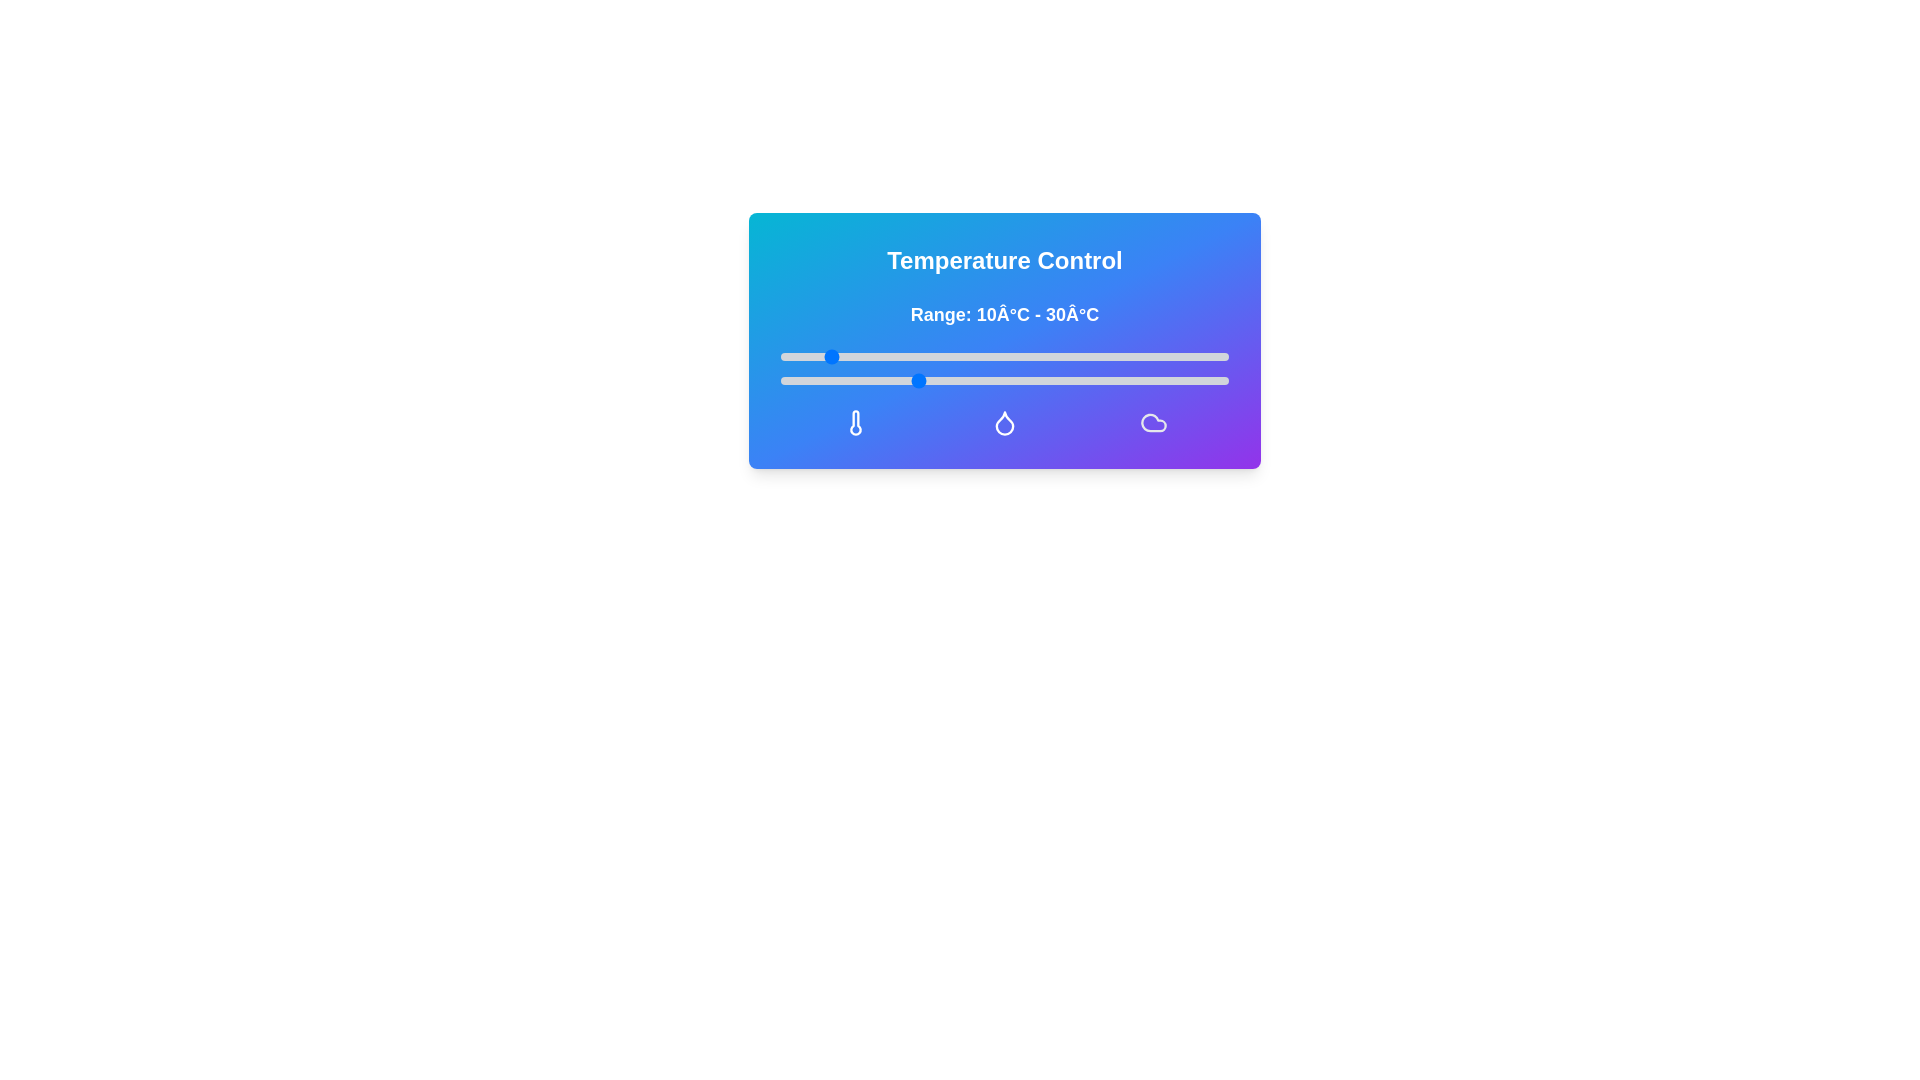 The image size is (1920, 1080). Describe the element at coordinates (891, 356) in the screenshot. I see `the temperature` at that location.